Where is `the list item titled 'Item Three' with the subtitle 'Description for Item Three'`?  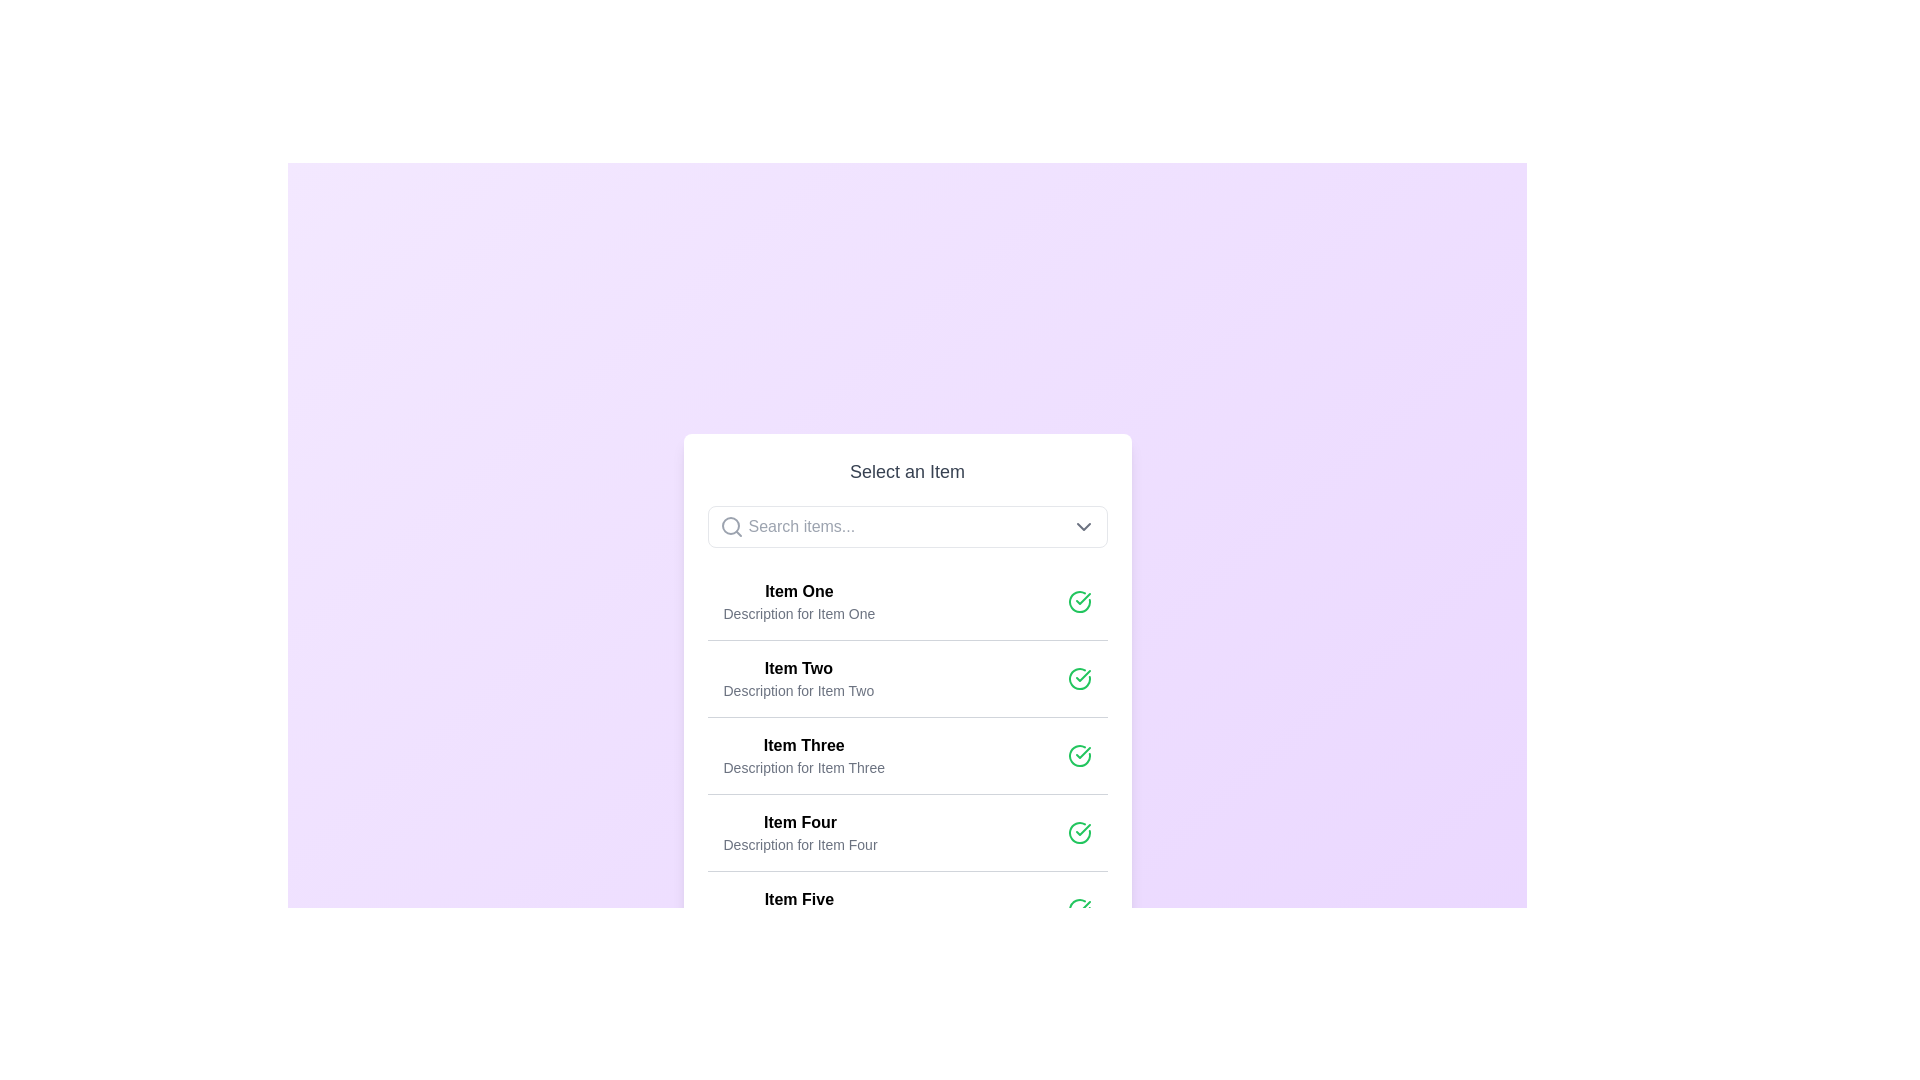
the list item titled 'Item Three' with the subtitle 'Description for Item Three' is located at coordinates (906, 756).